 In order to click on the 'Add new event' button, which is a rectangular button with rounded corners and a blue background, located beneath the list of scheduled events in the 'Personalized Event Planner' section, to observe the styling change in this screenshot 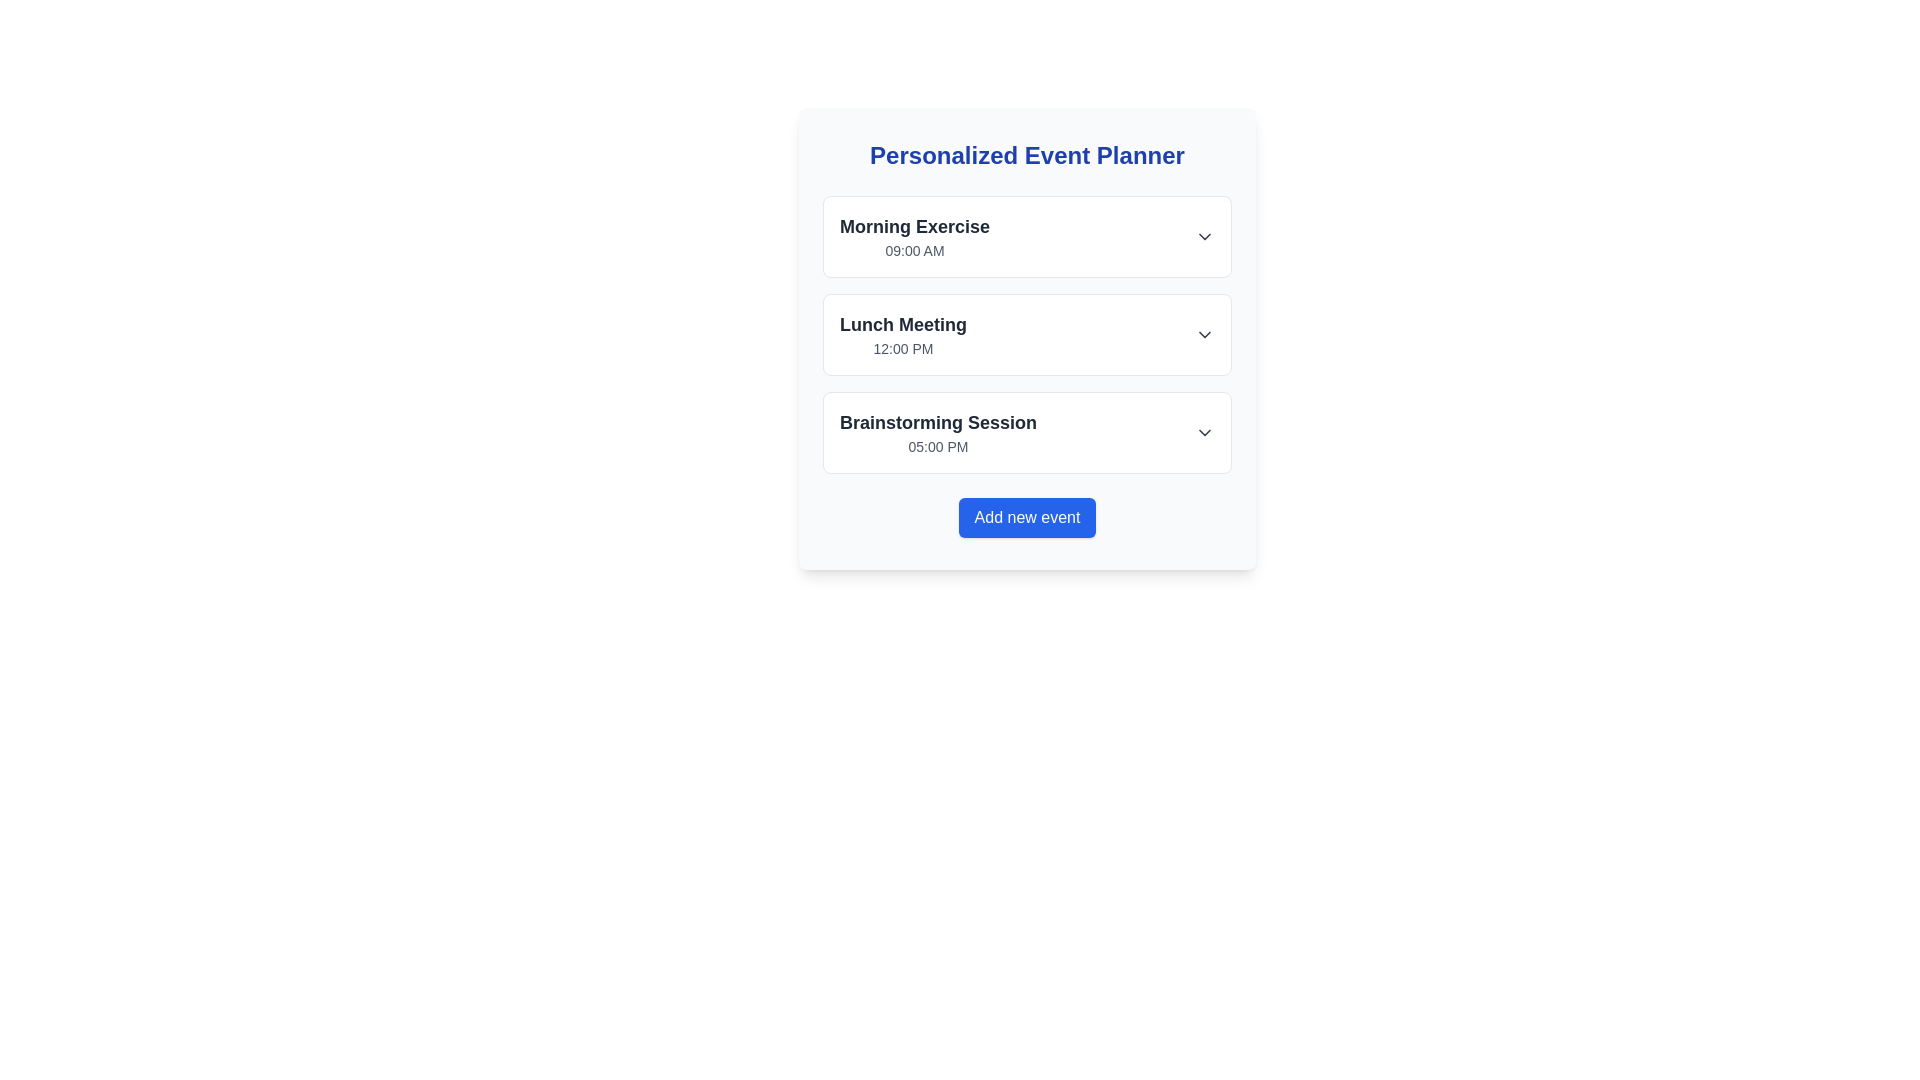, I will do `click(1027, 516)`.